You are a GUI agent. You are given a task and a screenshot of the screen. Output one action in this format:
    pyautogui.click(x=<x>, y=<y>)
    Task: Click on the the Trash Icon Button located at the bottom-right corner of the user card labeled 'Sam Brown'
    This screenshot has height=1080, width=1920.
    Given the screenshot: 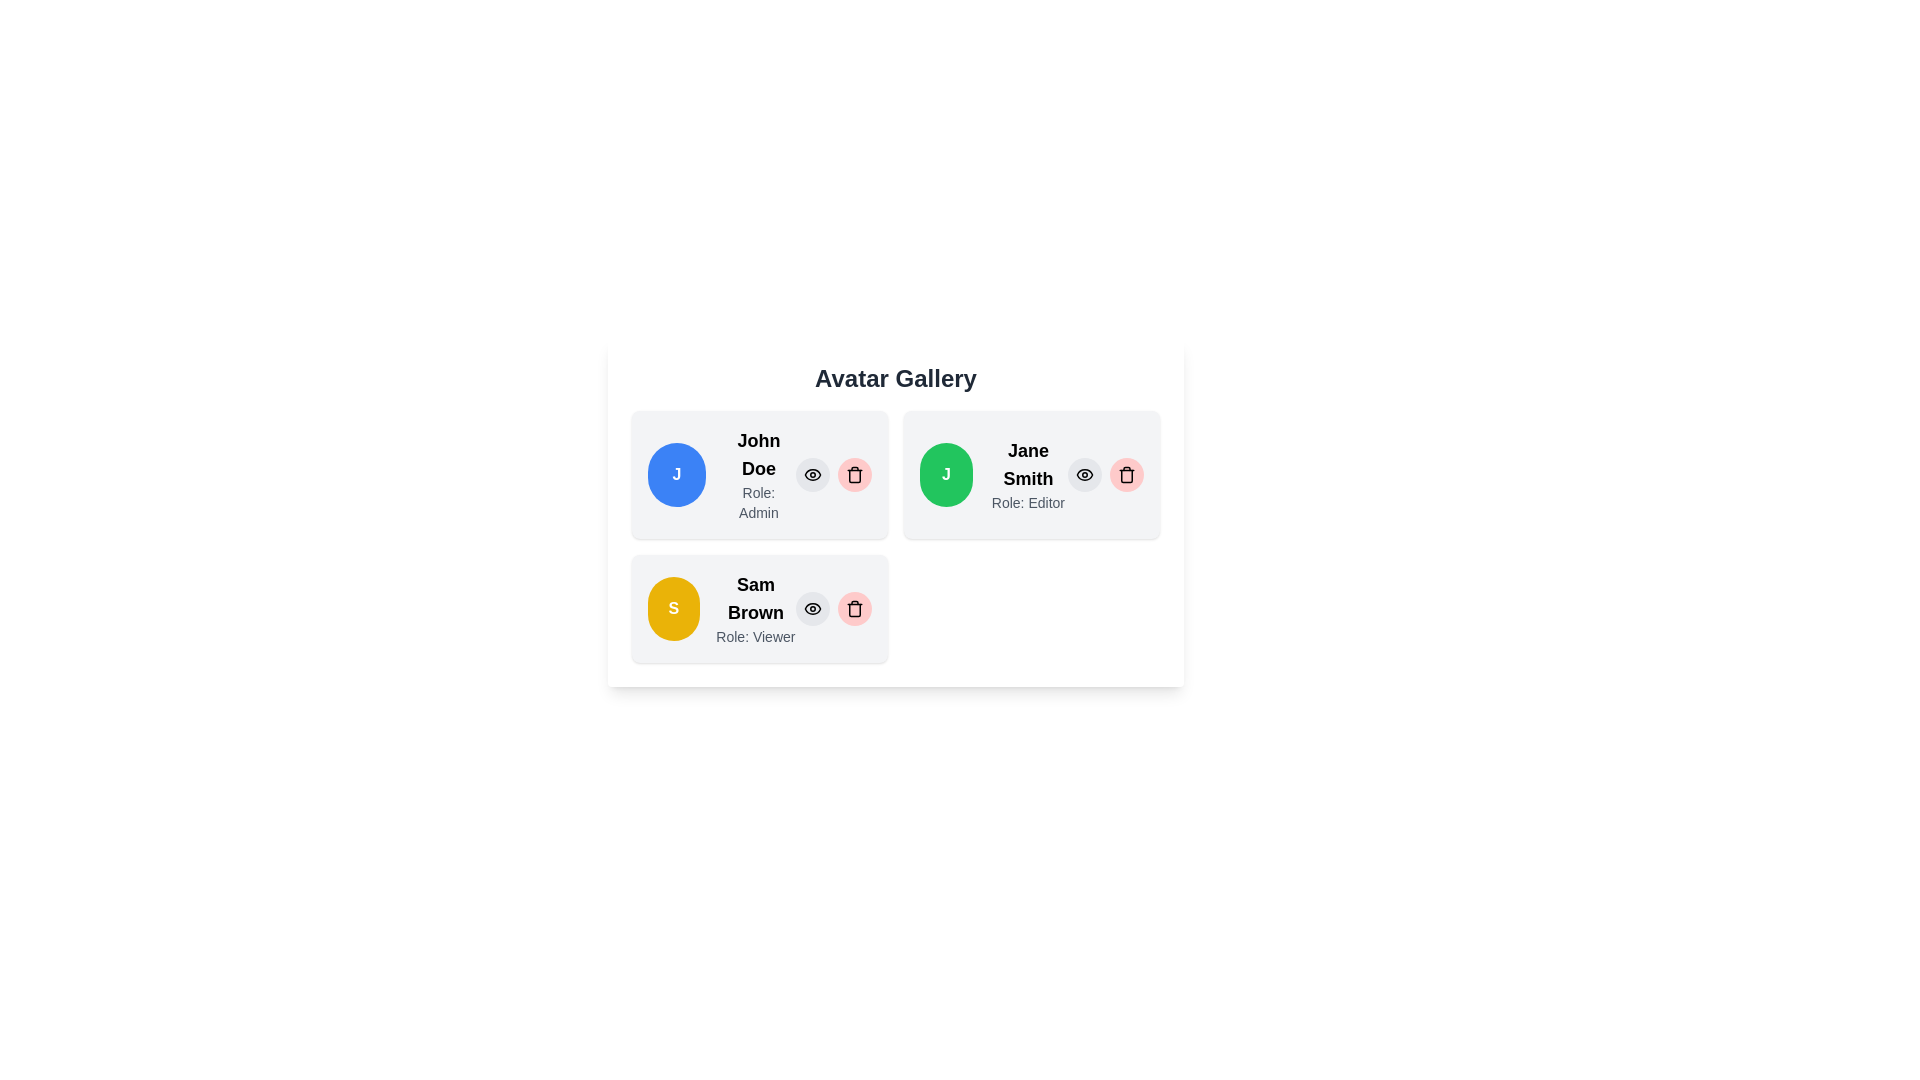 What is the action you would take?
    pyautogui.click(x=854, y=608)
    